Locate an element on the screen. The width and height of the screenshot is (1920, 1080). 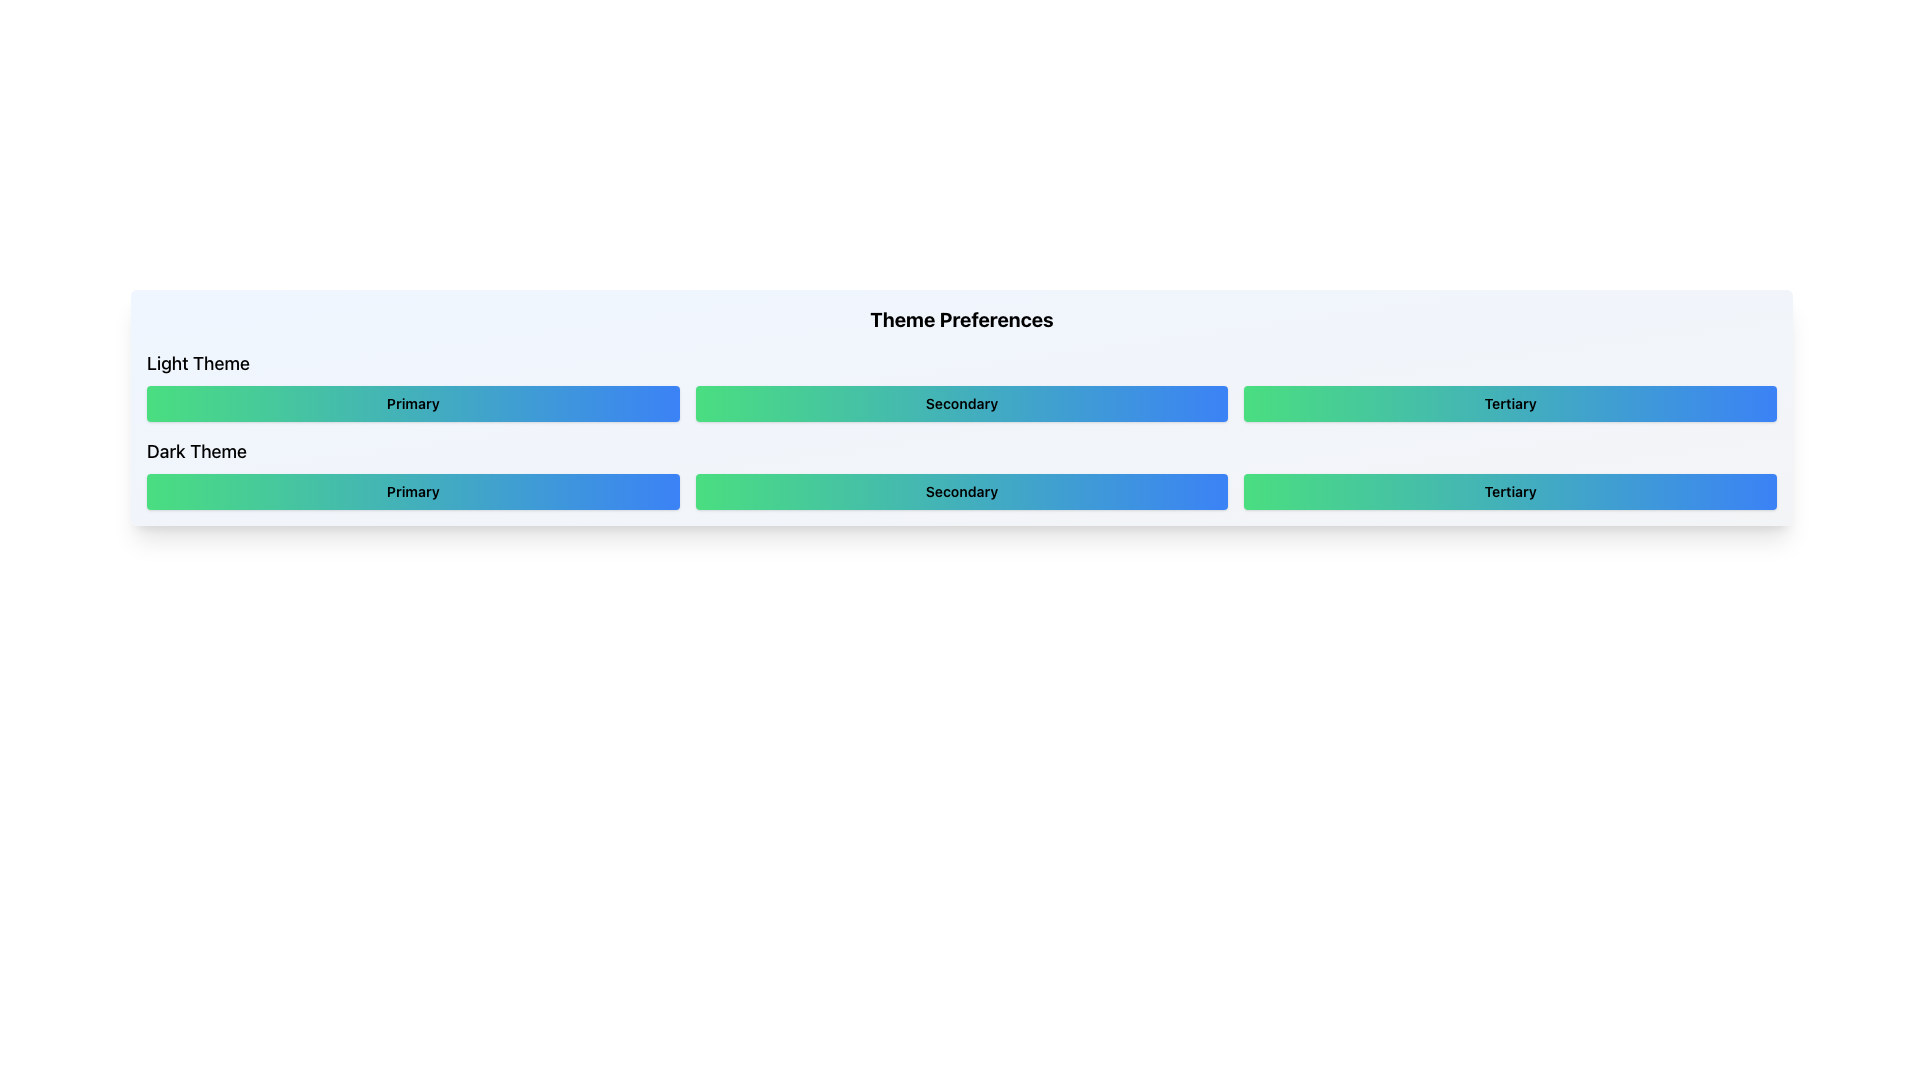
the first button under the 'Light Theme' header is located at coordinates (412, 404).